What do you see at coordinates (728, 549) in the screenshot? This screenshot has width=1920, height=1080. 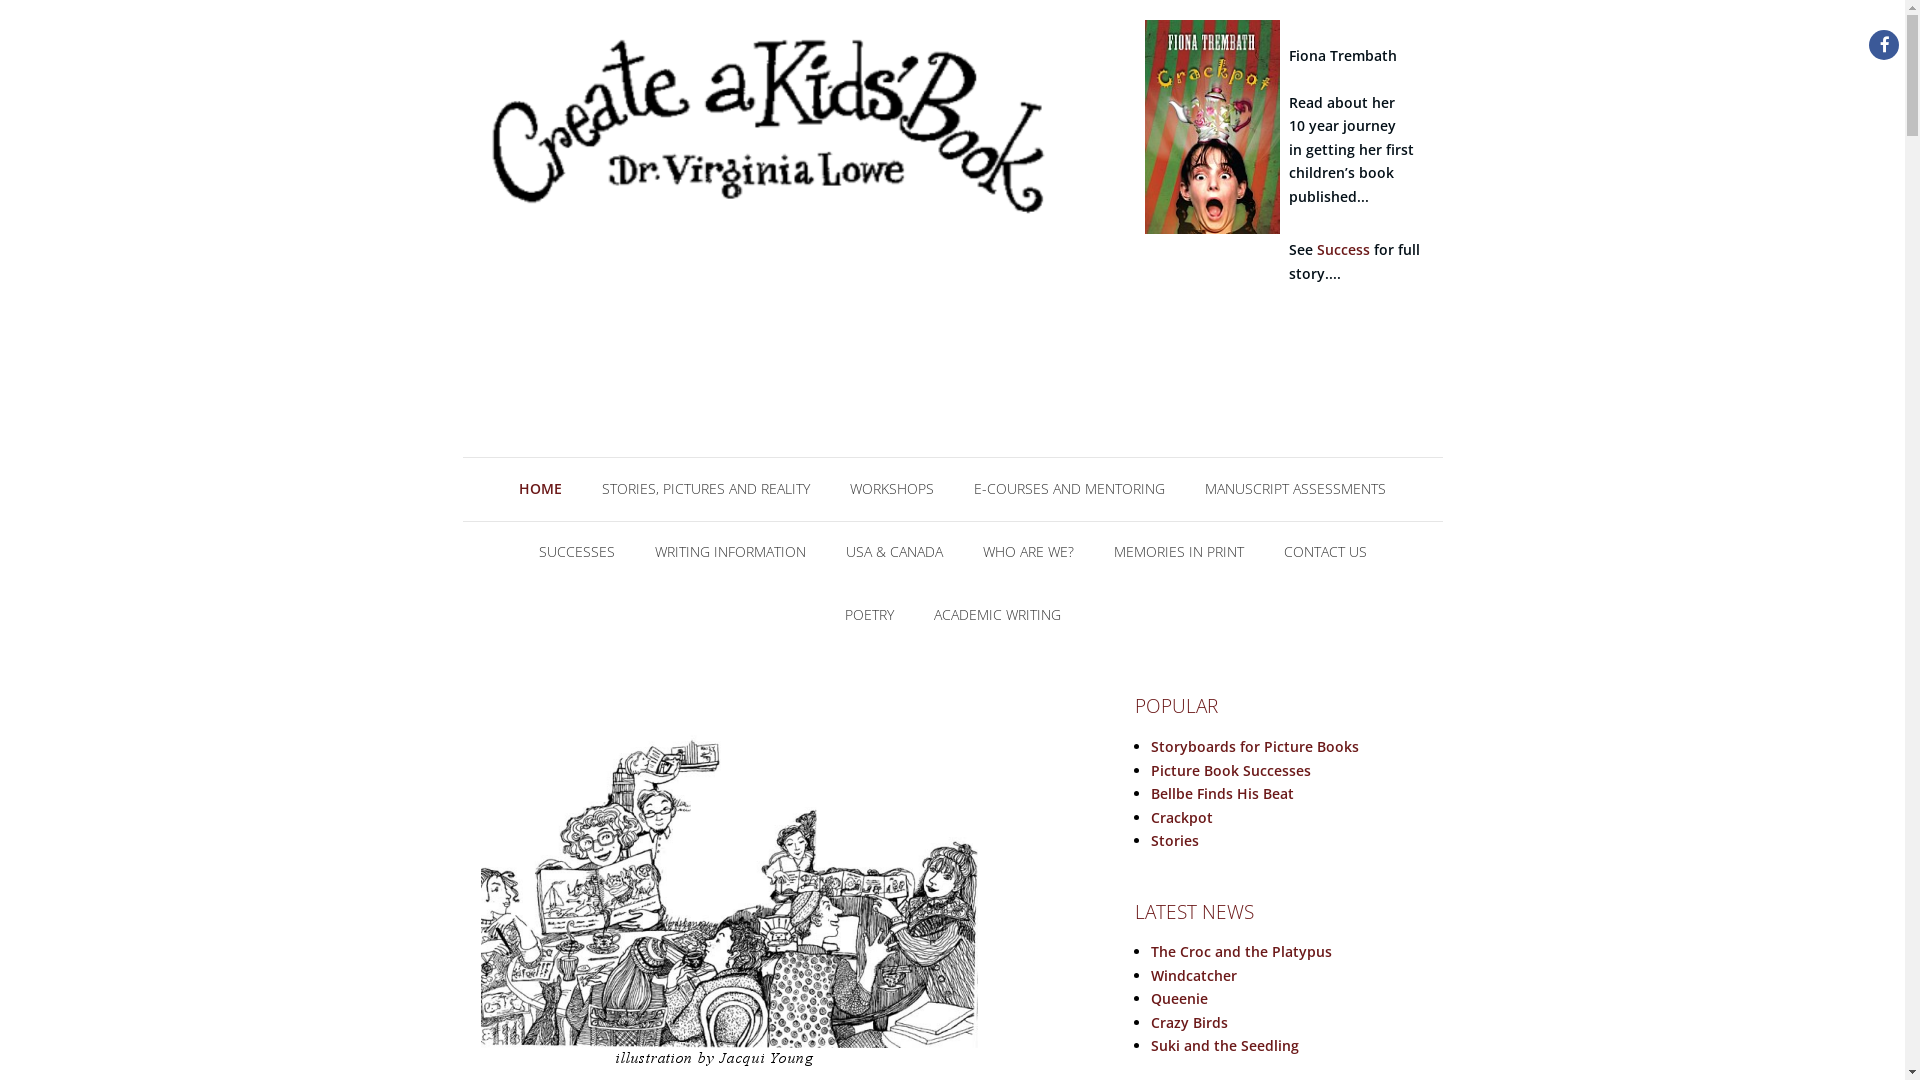 I see `'WRITING INFORMATION'` at bounding box center [728, 549].